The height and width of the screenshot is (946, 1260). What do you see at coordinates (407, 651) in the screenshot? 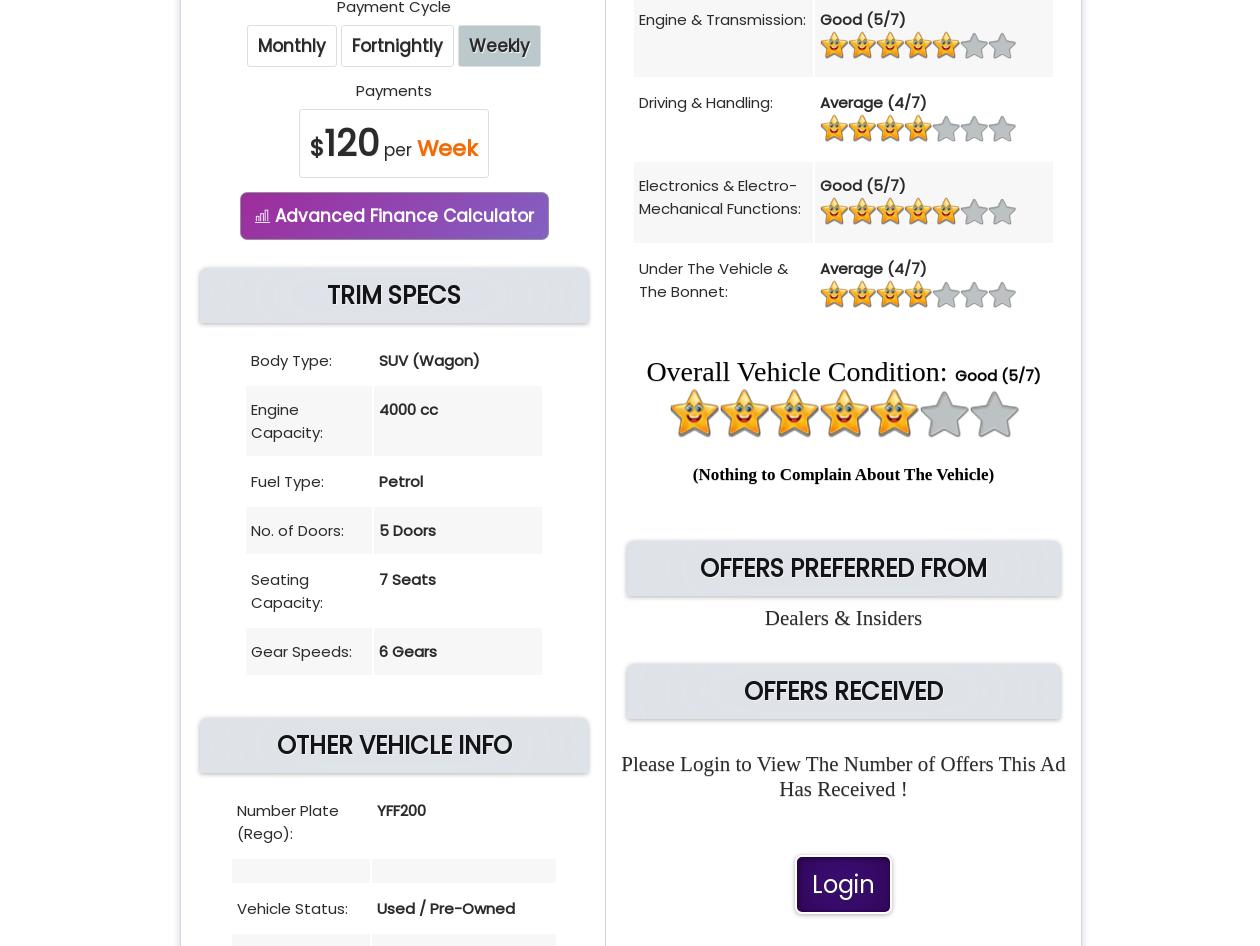
I see `'6 Gears'` at bounding box center [407, 651].